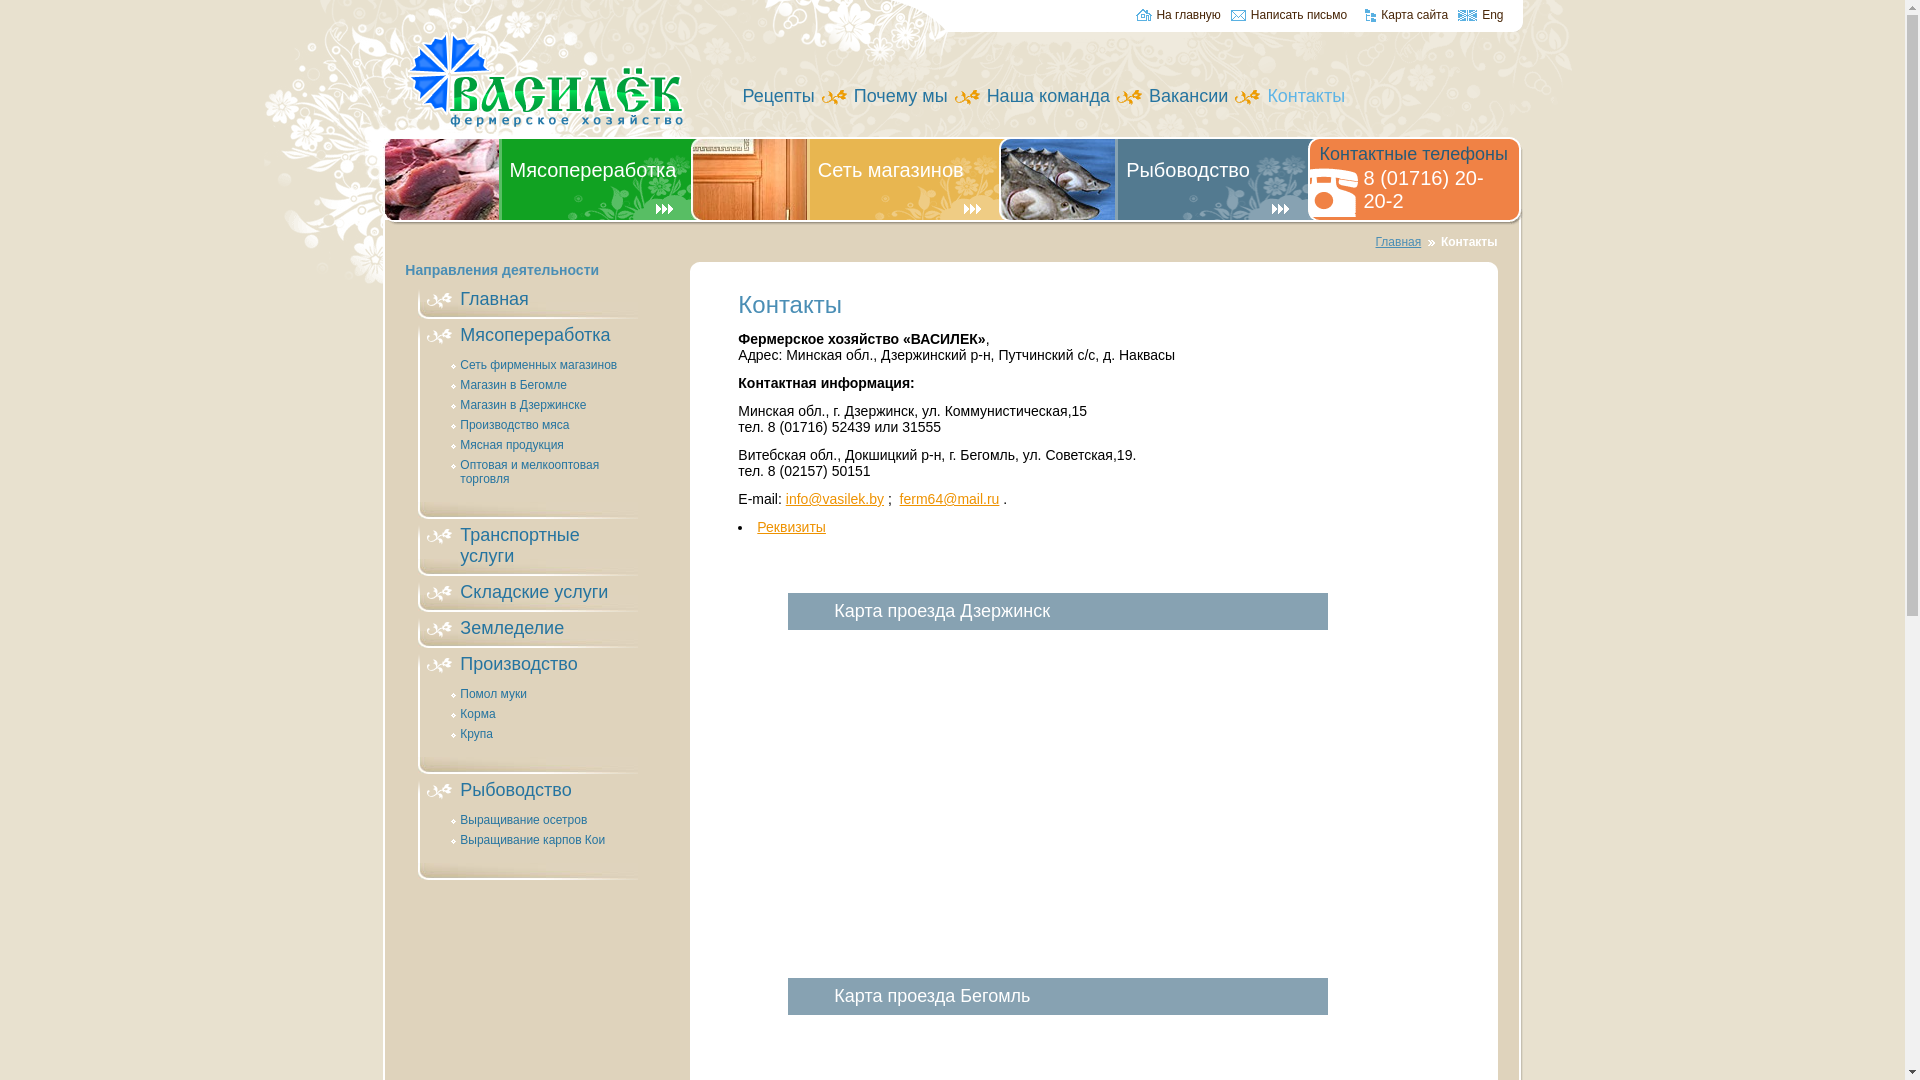  What do you see at coordinates (899, 497) in the screenshot?
I see `'ferm64@mail.ru'` at bounding box center [899, 497].